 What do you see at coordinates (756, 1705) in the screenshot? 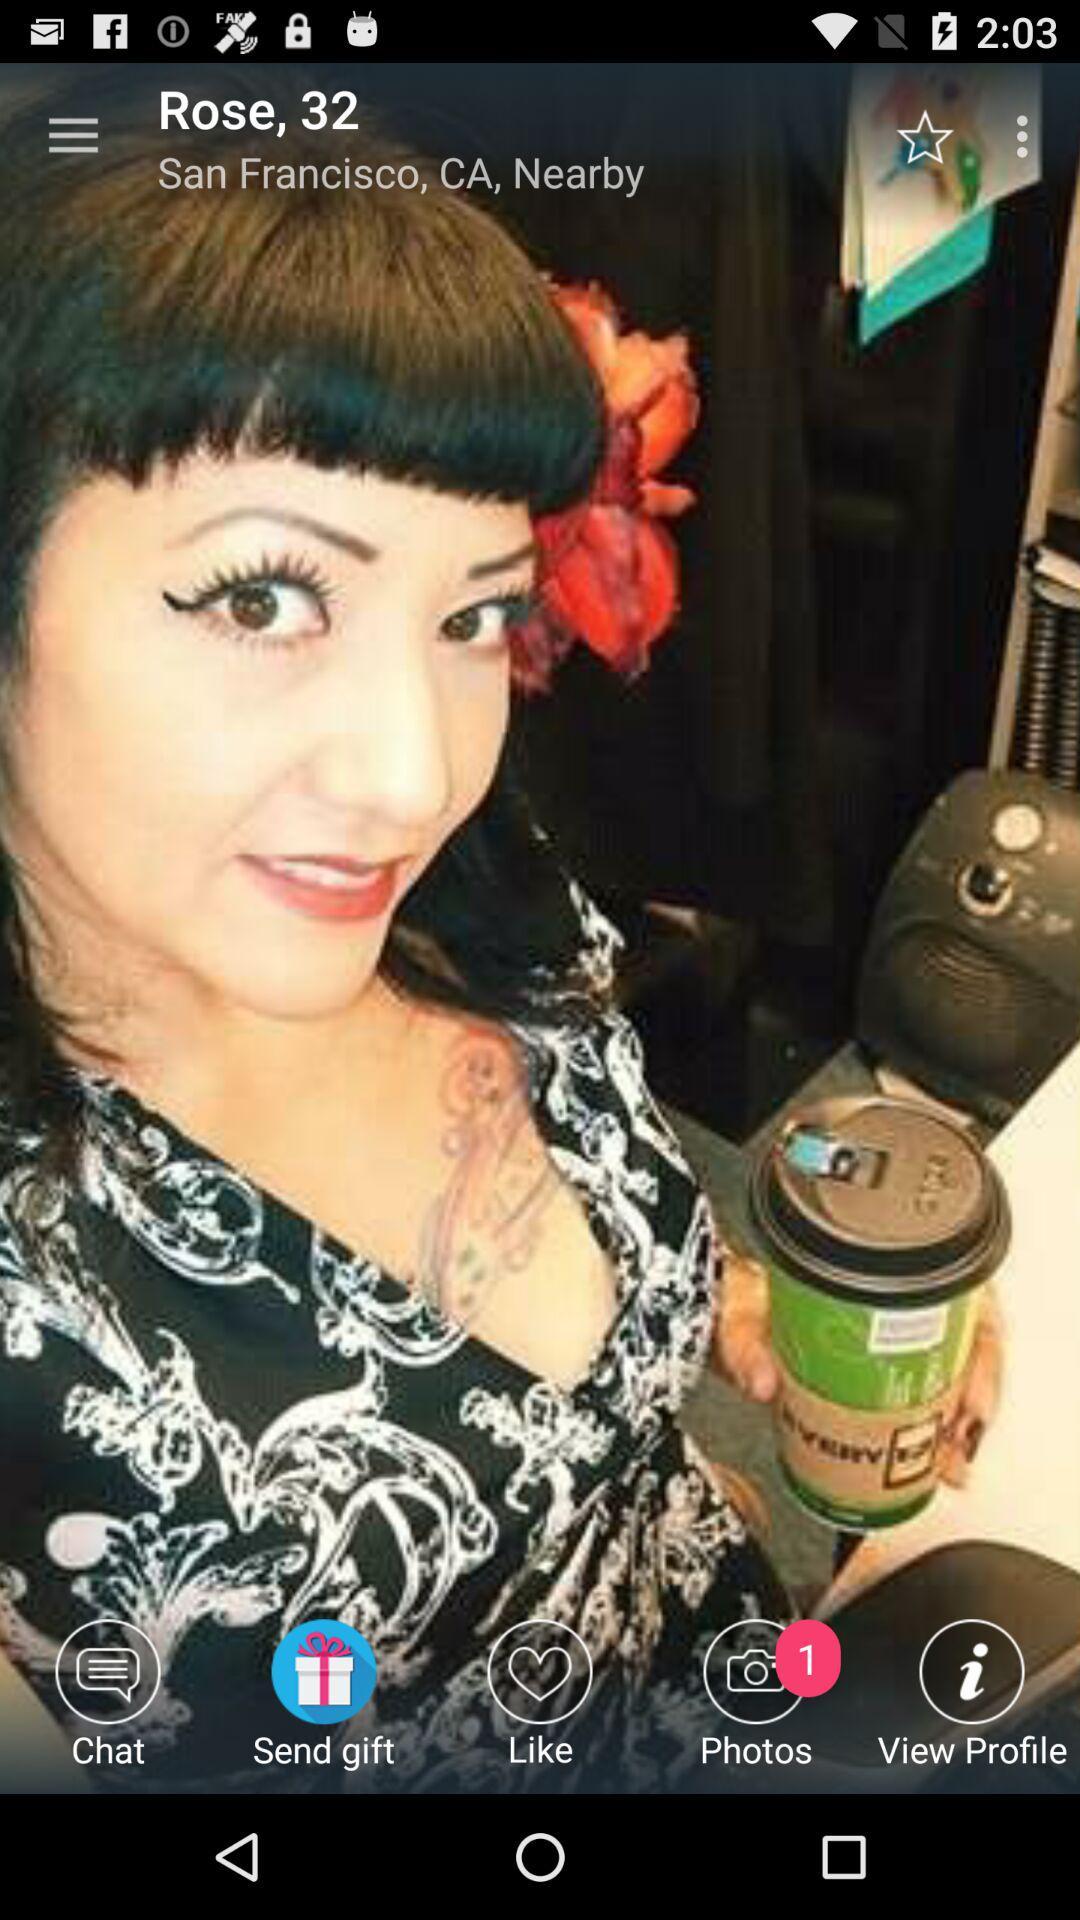
I see `icon next to view profile item` at bounding box center [756, 1705].